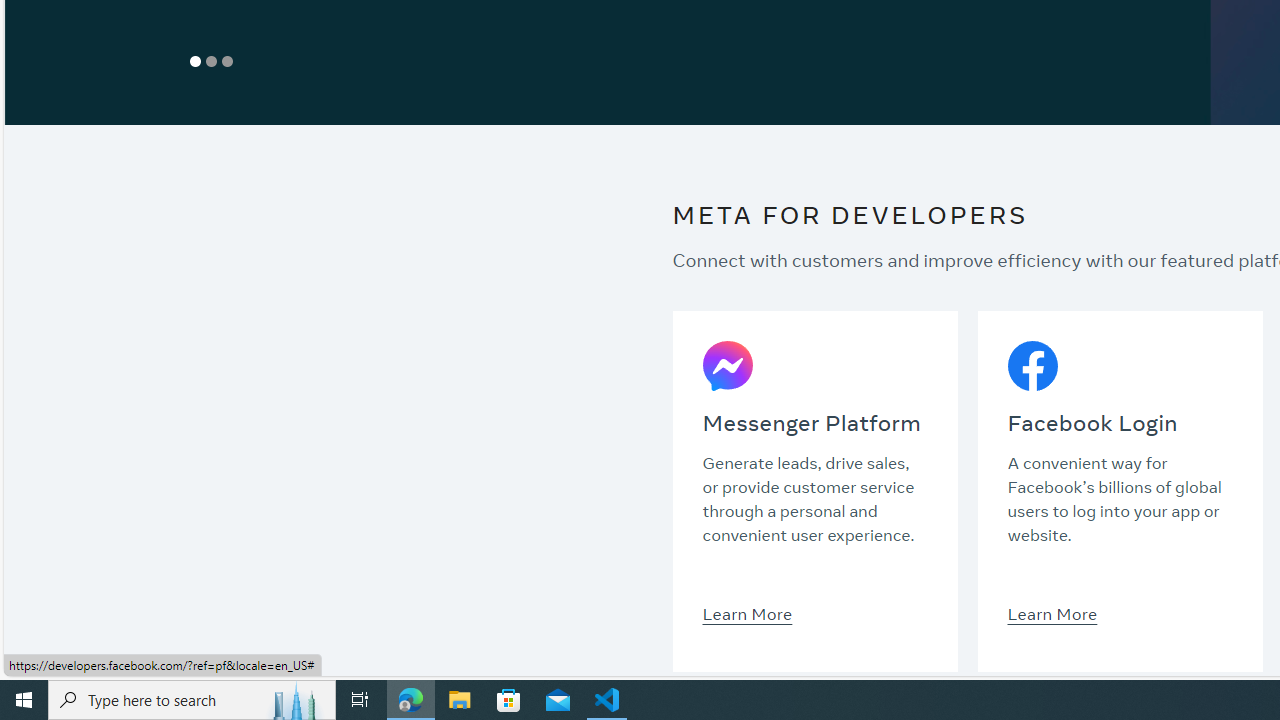 This screenshot has height=720, width=1280. What do you see at coordinates (227, 60) in the screenshot?
I see `'Show Slide 3'` at bounding box center [227, 60].